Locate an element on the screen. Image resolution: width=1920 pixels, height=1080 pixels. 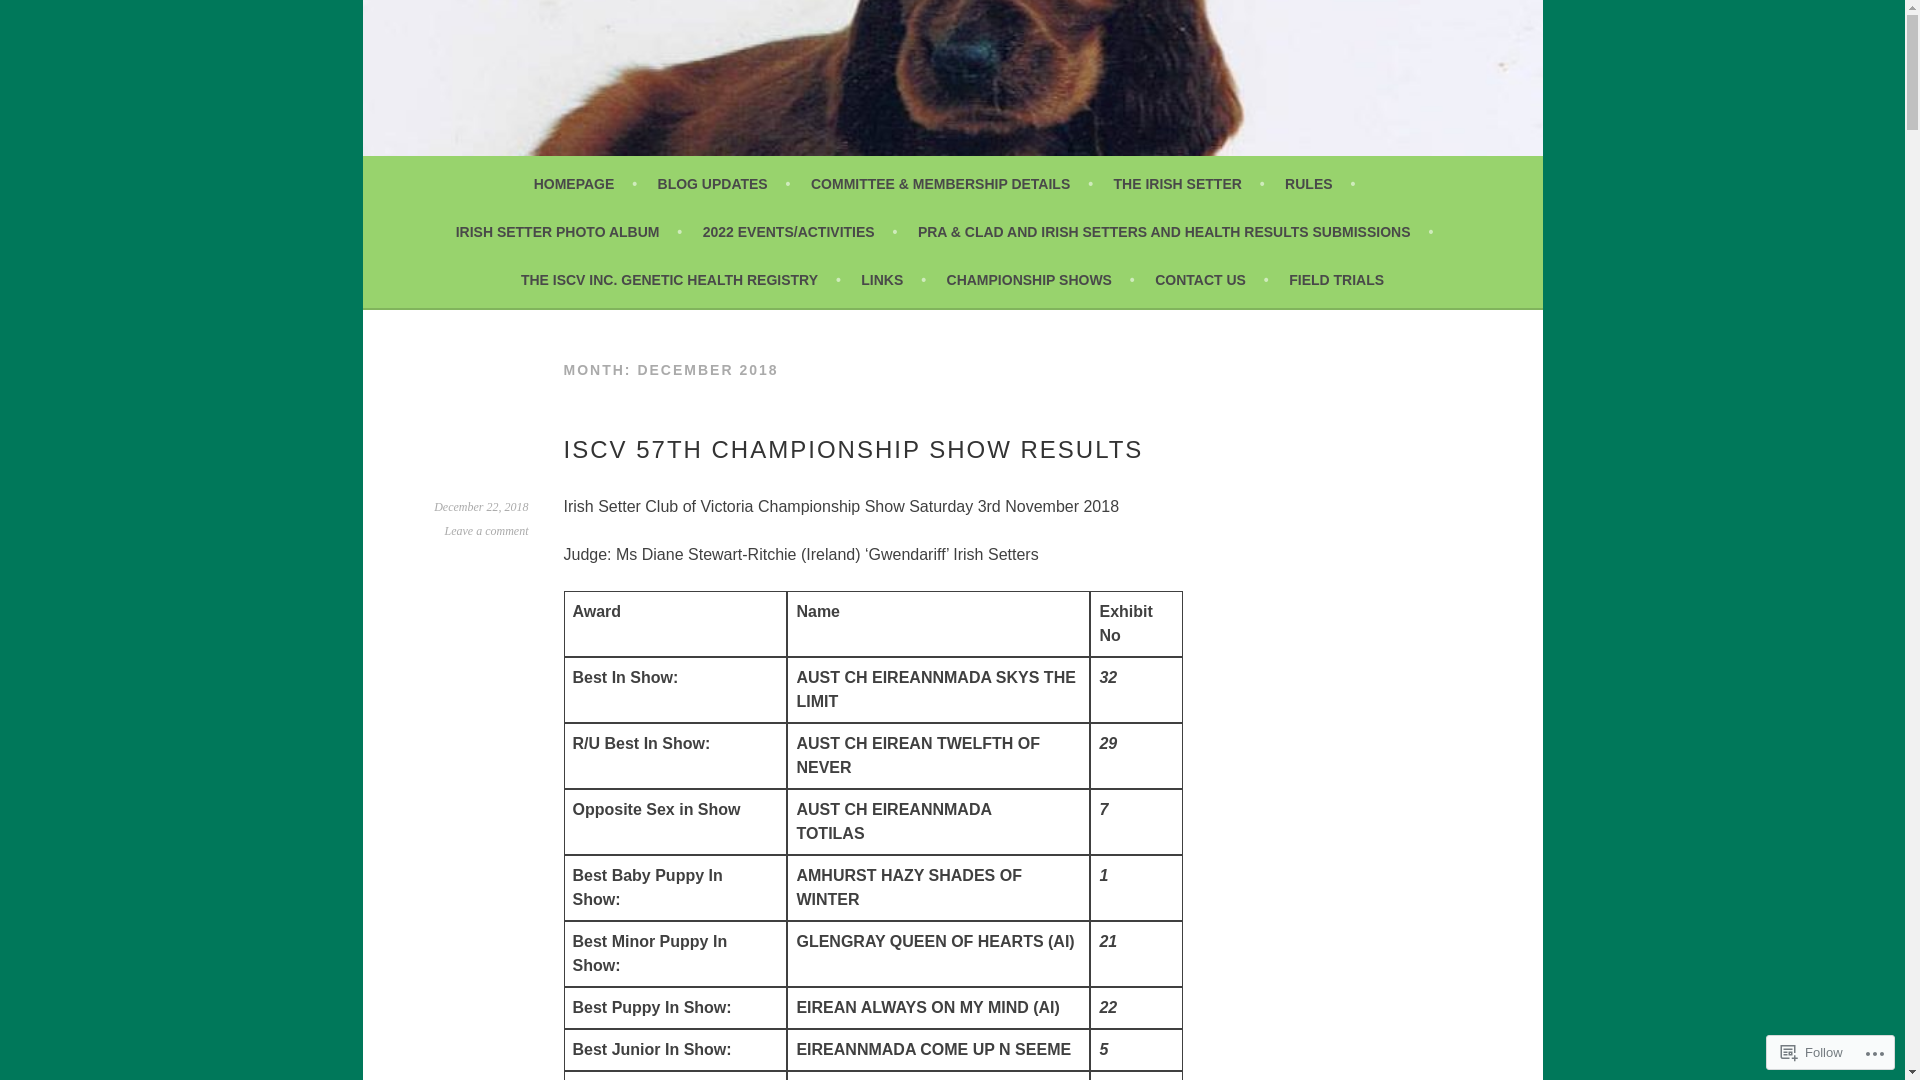
'COMMITTEE & MEMBERSHIP DETAILS' is located at coordinates (950, 184).